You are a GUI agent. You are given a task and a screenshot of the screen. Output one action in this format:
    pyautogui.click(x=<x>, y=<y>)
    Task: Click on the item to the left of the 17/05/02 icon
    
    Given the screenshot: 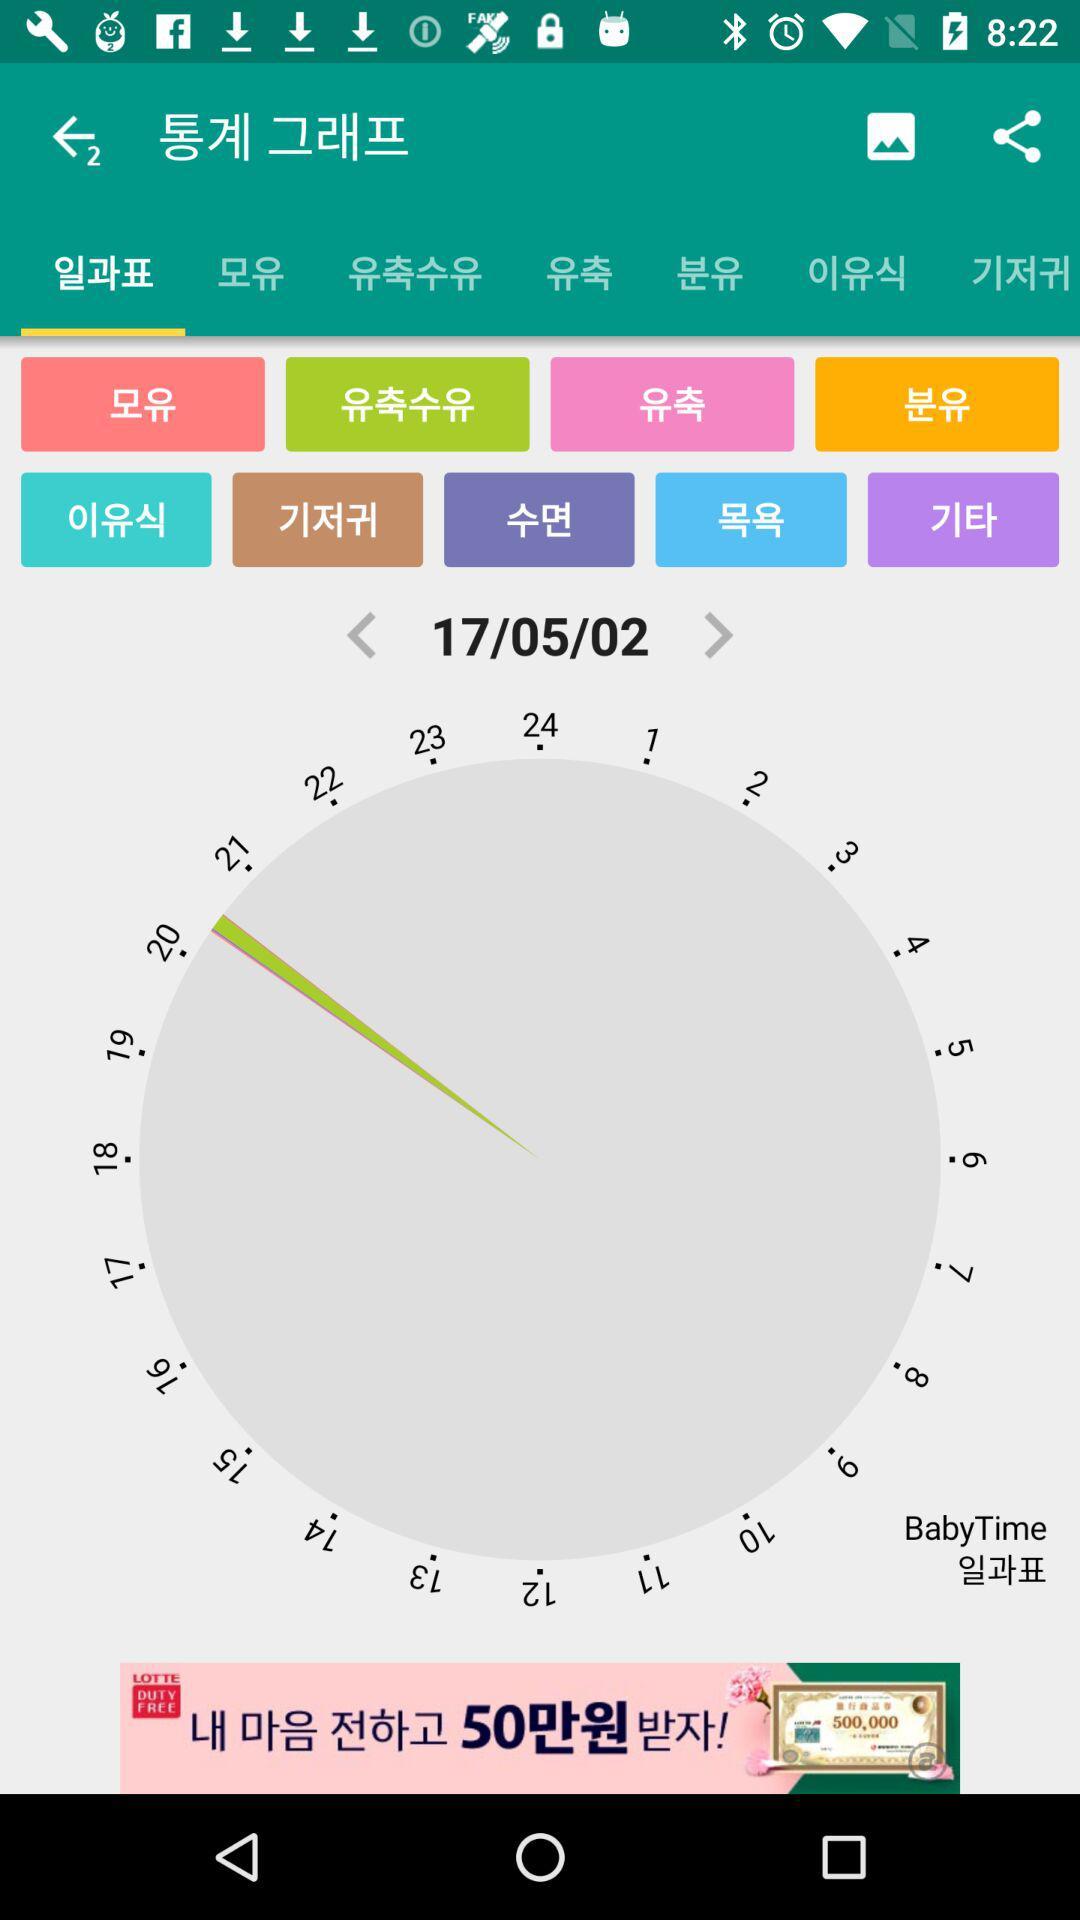 What is the action you would take?
    pyautogui.click(x=362, y=634)
    